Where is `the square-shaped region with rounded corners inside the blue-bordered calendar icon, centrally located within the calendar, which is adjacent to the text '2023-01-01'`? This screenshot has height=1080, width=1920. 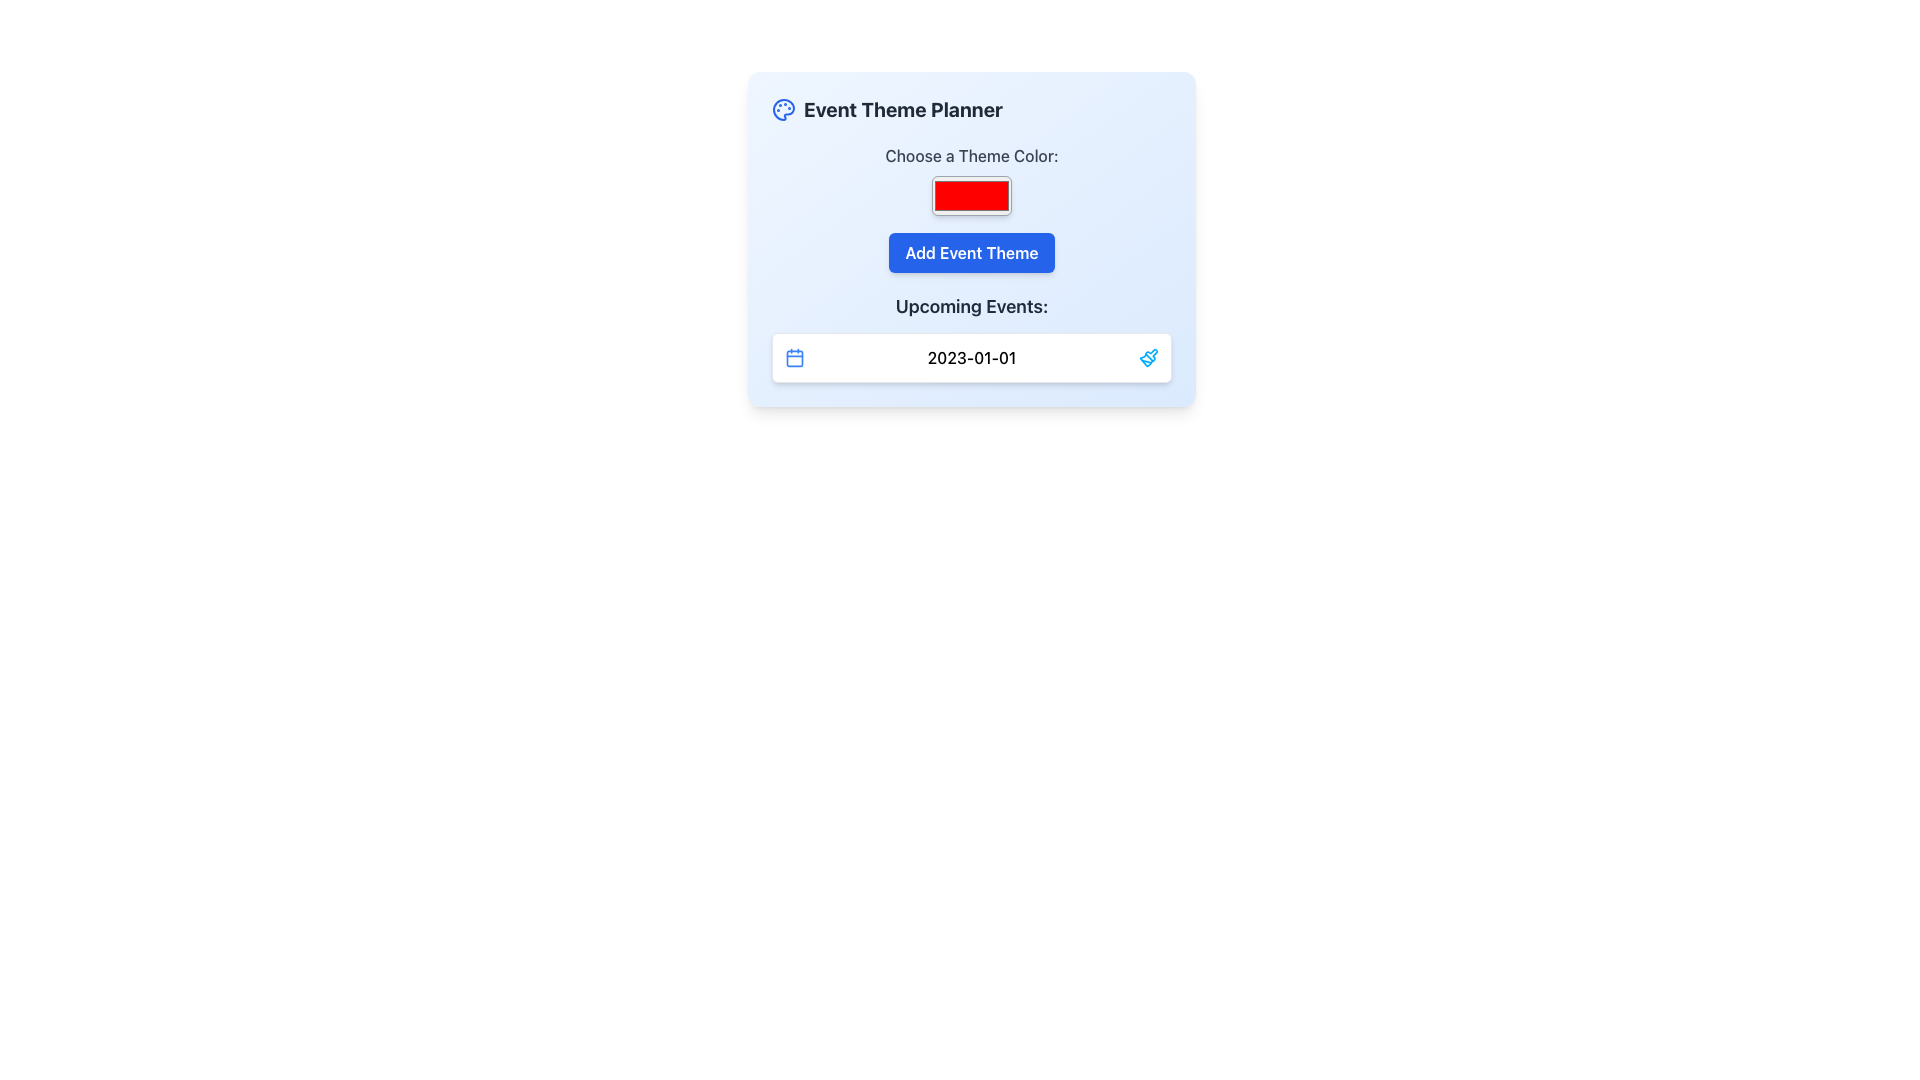
the square-shaped region with rounded corners inside the blue-bordered calendar icon, centrally located within the calendar, which is adjacent to the text '2023-01-01' is located at coordinates (794, 357).